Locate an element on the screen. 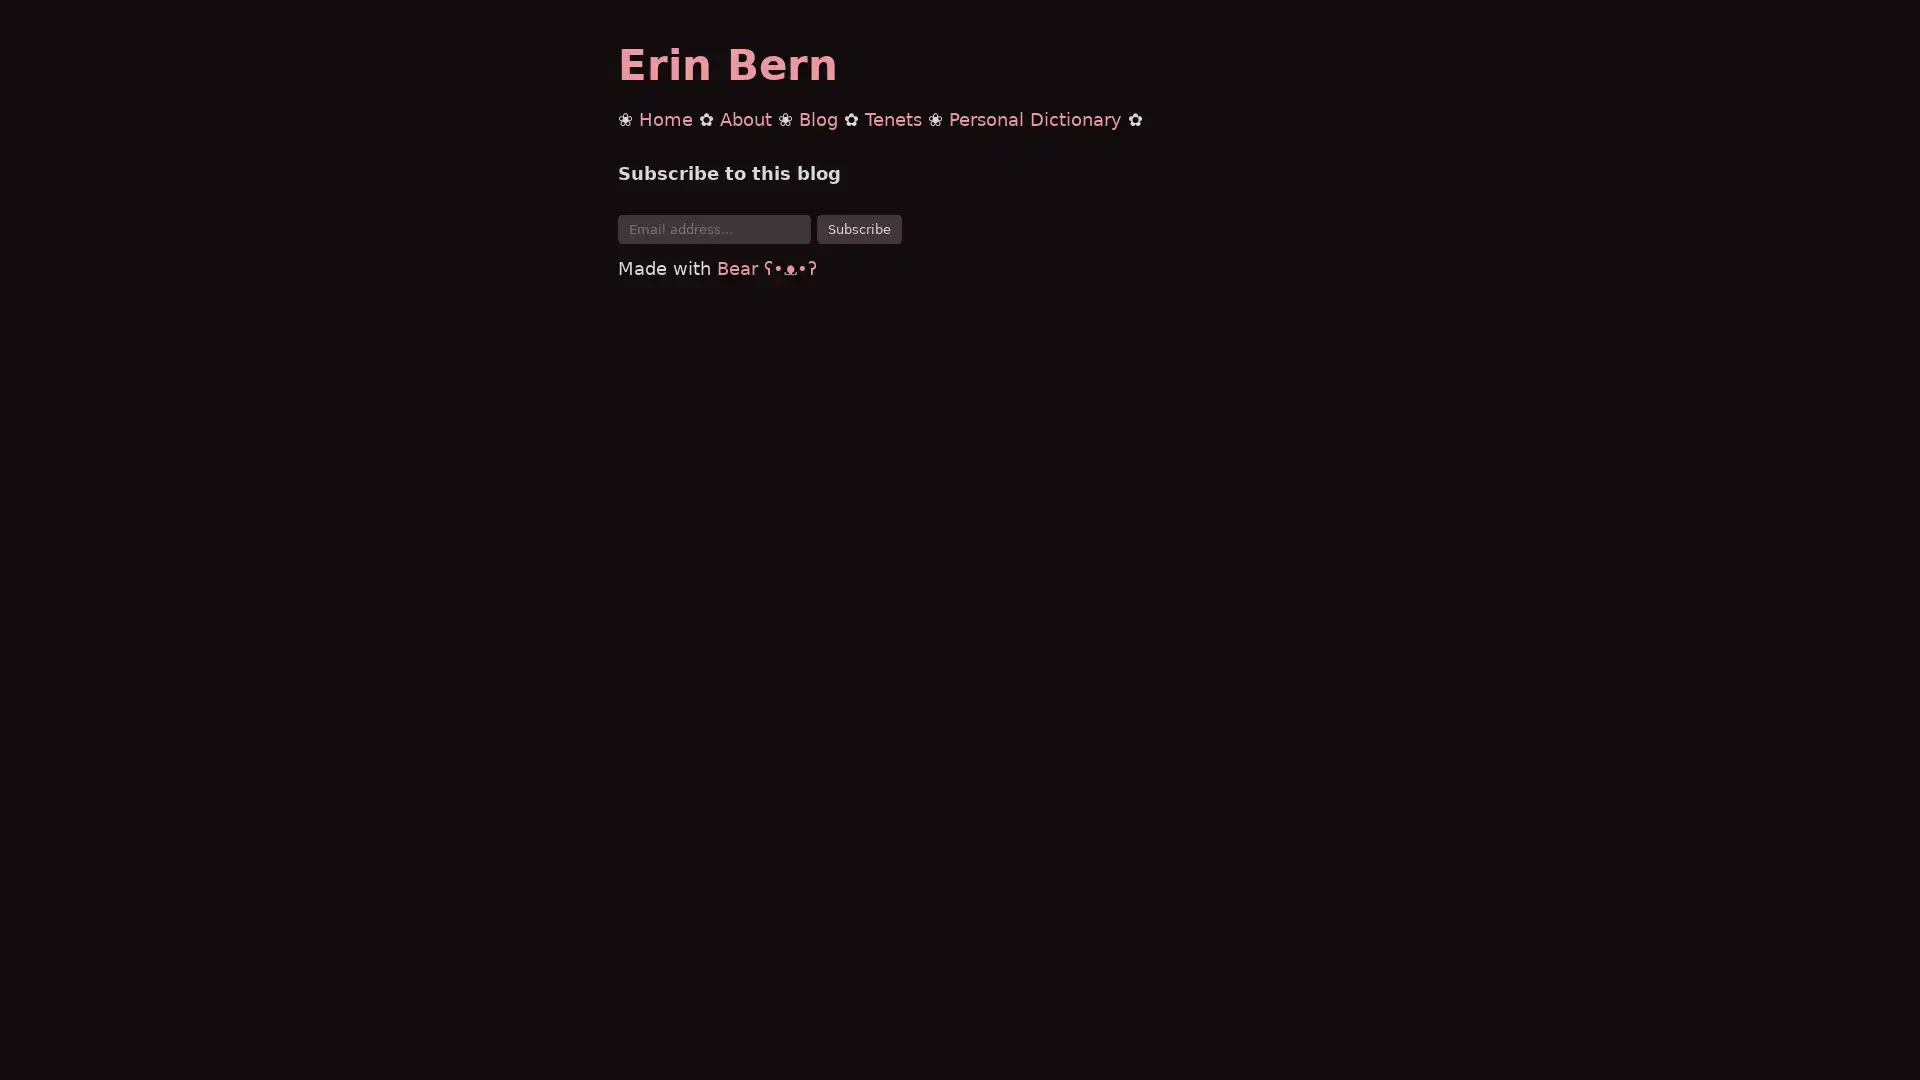 Image resolution: width=1920 pixels, height=1080 pixels. Subscribe is located at coordinates (859, 227).